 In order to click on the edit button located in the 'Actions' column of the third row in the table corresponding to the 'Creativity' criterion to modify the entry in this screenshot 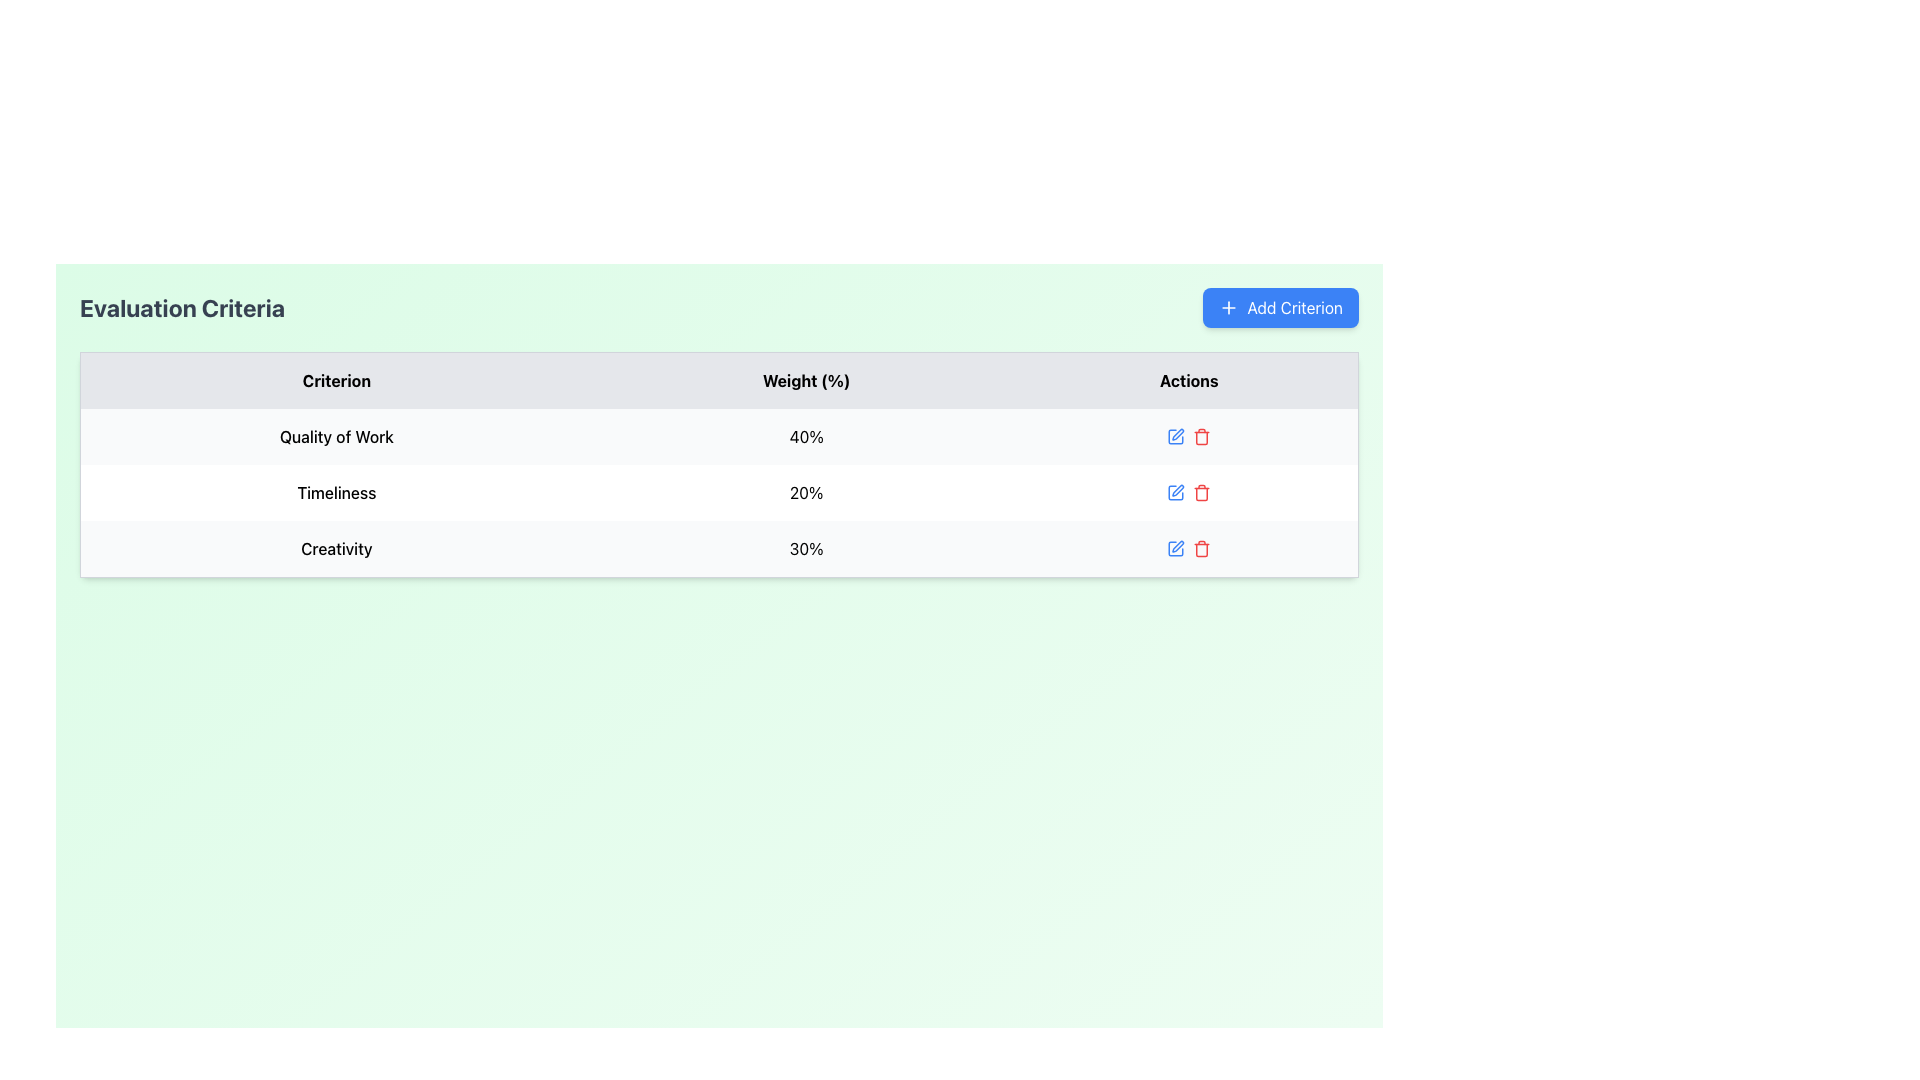, I will do `click(1176, 548)`.